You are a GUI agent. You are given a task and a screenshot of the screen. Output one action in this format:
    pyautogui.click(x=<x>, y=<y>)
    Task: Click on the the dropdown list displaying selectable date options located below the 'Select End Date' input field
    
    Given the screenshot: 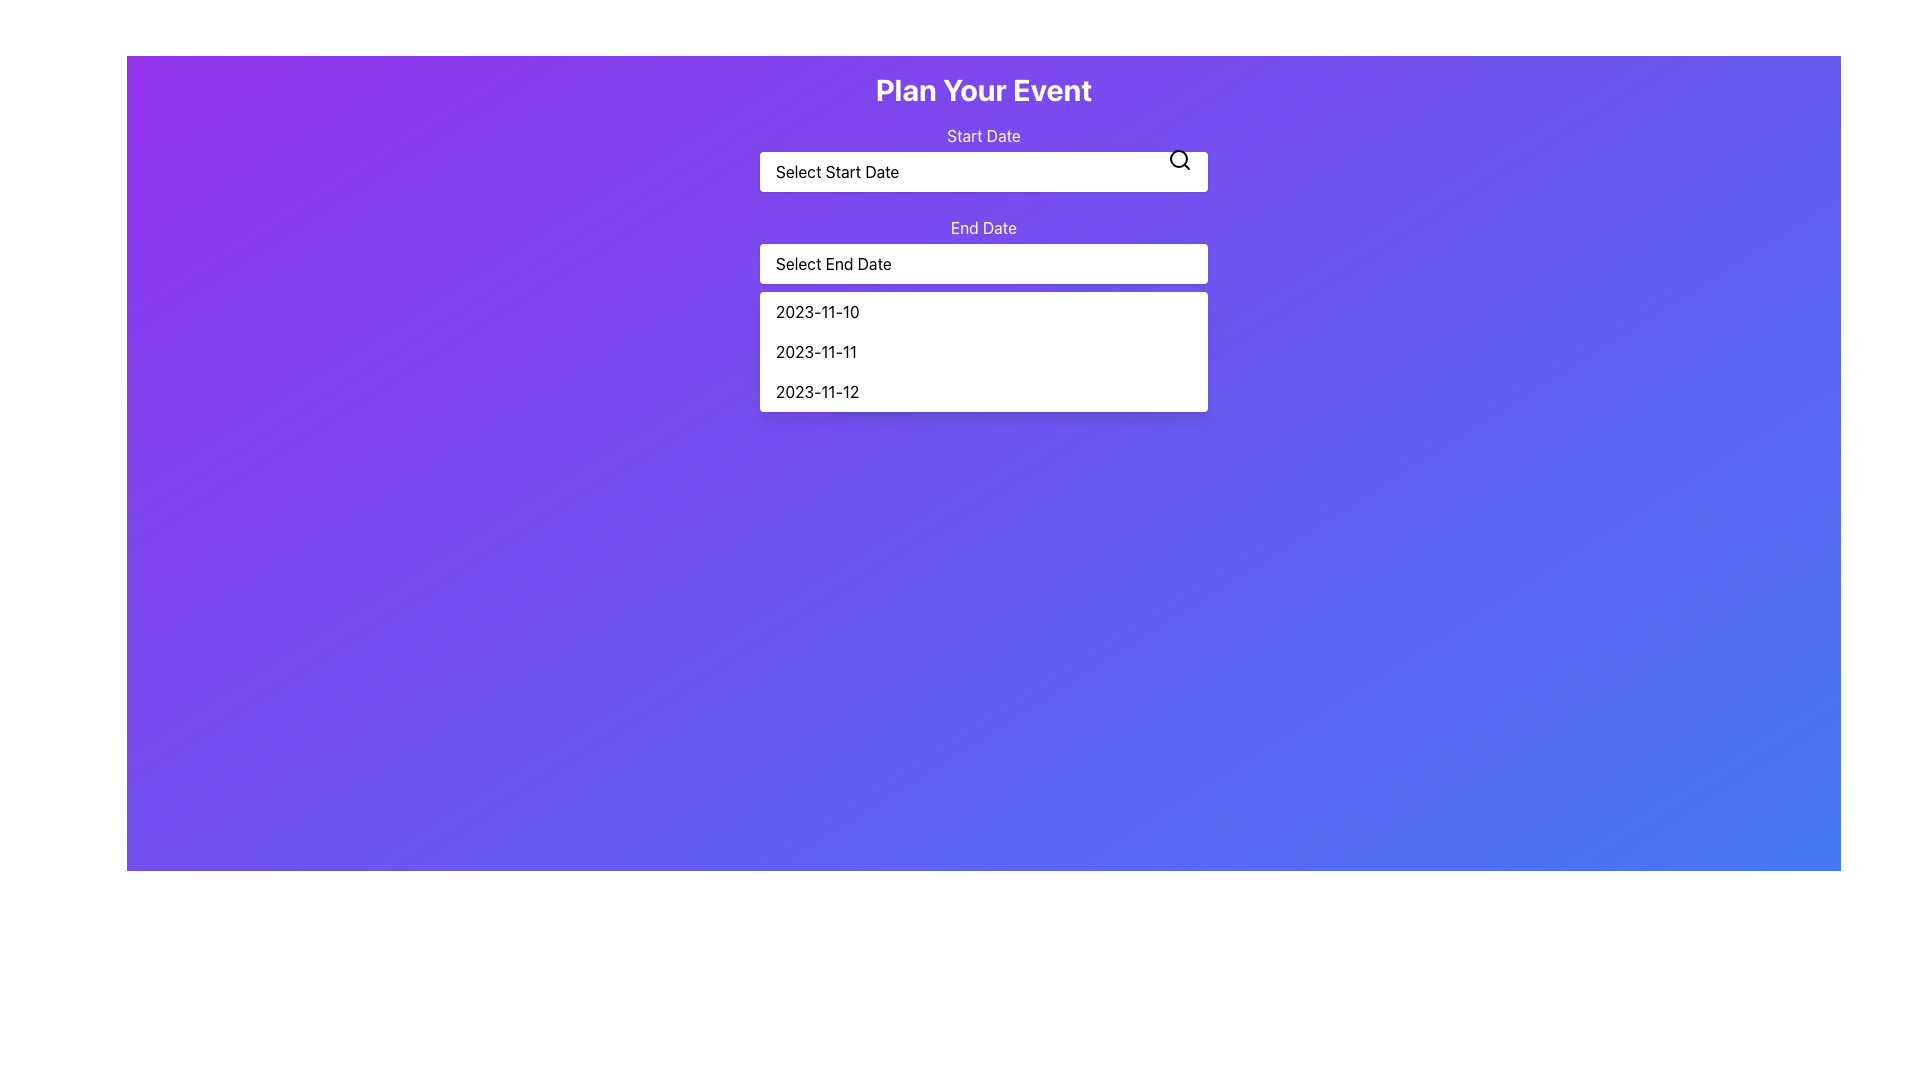 What is the action you would take?
    pyautogui.click(x=983, y=350)
    